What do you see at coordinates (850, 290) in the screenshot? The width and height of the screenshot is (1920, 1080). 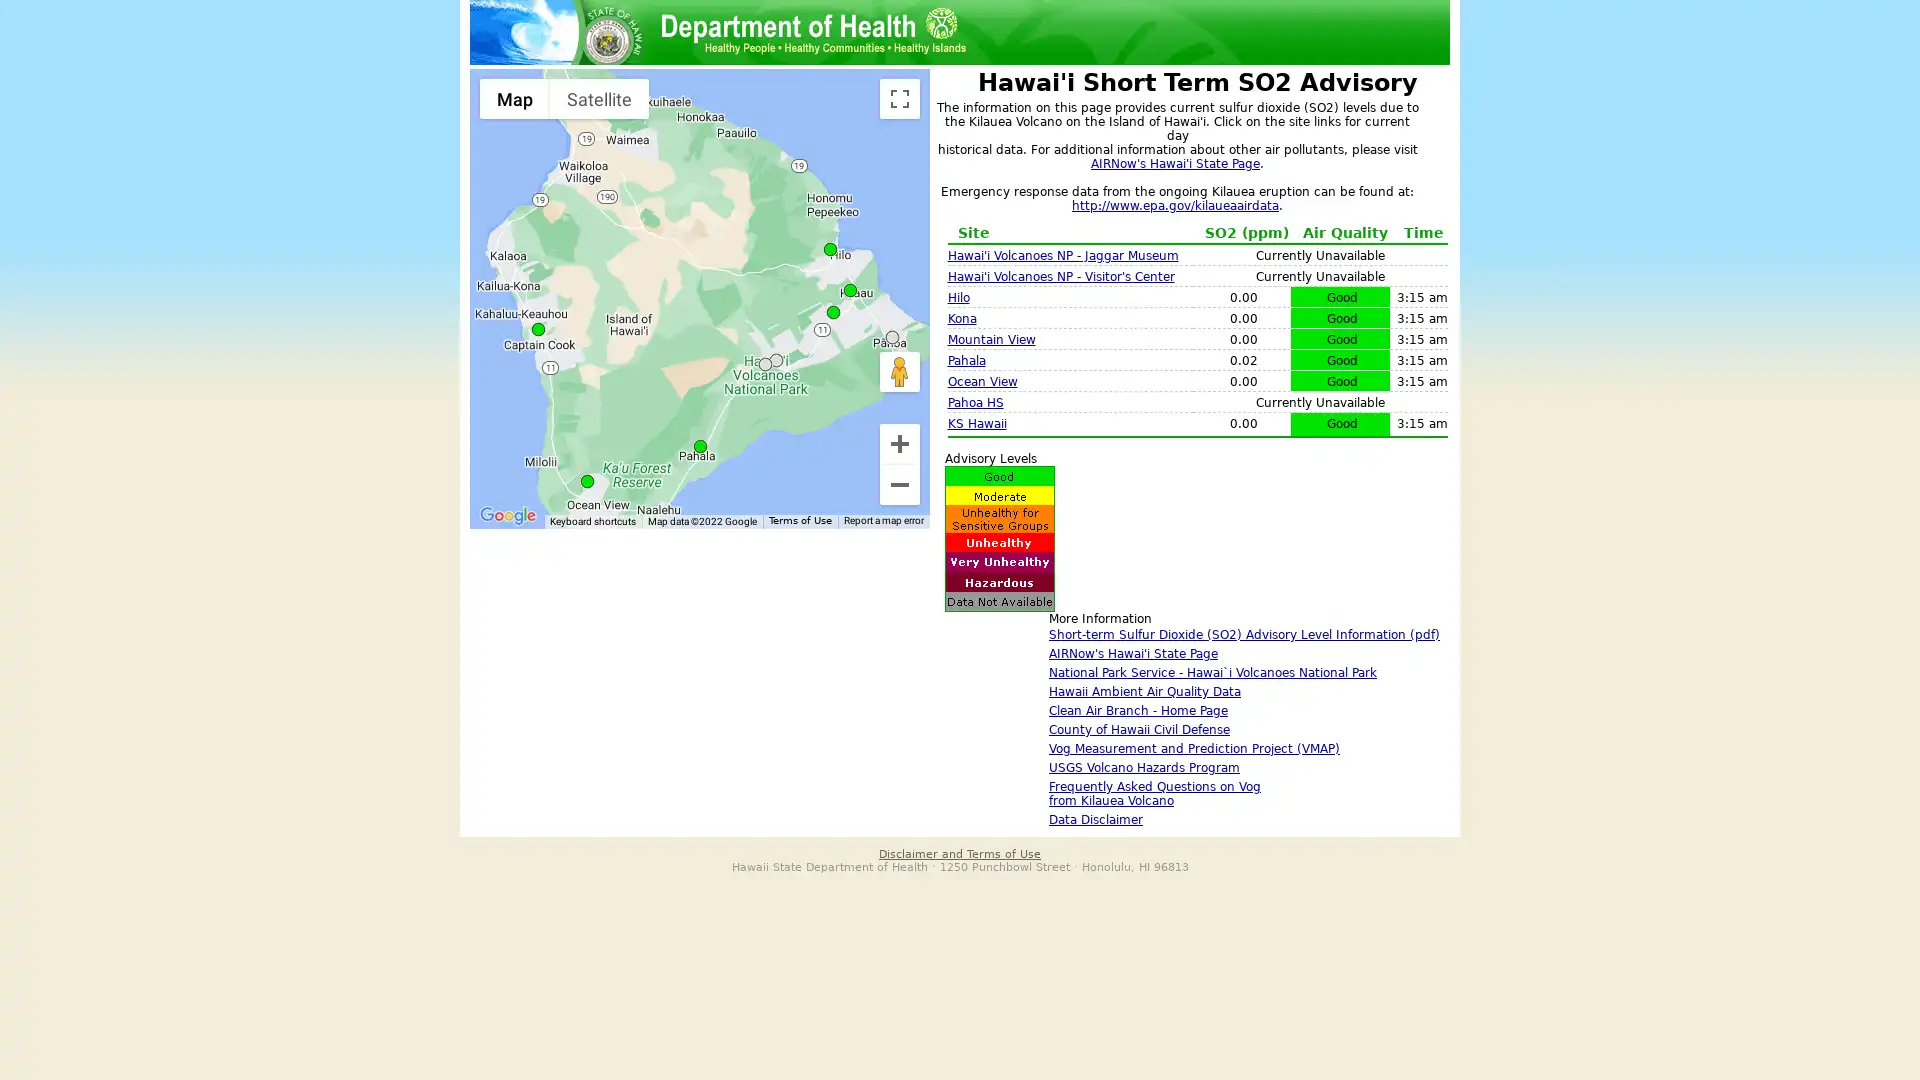 I see `KS Hawaii: SO2 0.00 ppm (Good) on 06/28 at 03:15 am` at bounding box center [850, 290].